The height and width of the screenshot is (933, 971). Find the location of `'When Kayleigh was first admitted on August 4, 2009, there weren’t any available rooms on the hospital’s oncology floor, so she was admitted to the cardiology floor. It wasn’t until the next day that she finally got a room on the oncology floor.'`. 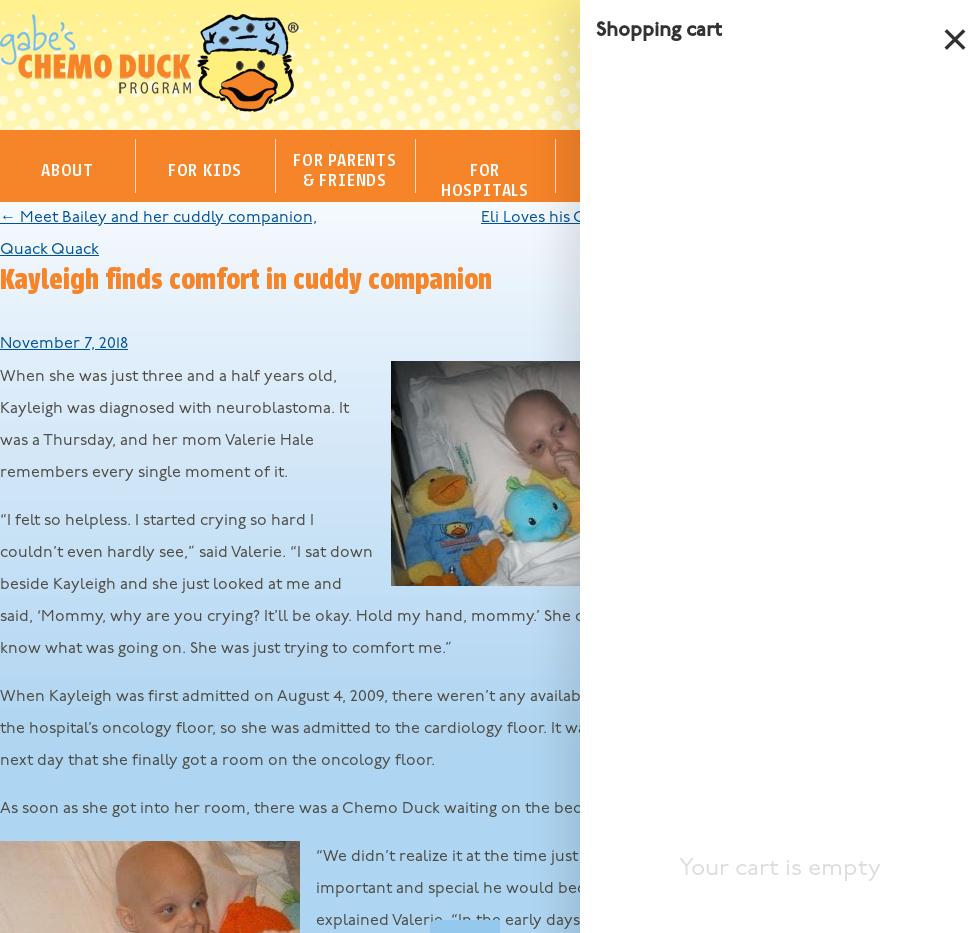

'When Kayleigh was first admitted on August 4, 2009, there weren’t any available rooms on the hospital’s oncology floor, so she was admitted to the cardiology floor. It wasn’t until the next day that she finally got a room on the oncology floor.' is located at coordinates (340, 727).